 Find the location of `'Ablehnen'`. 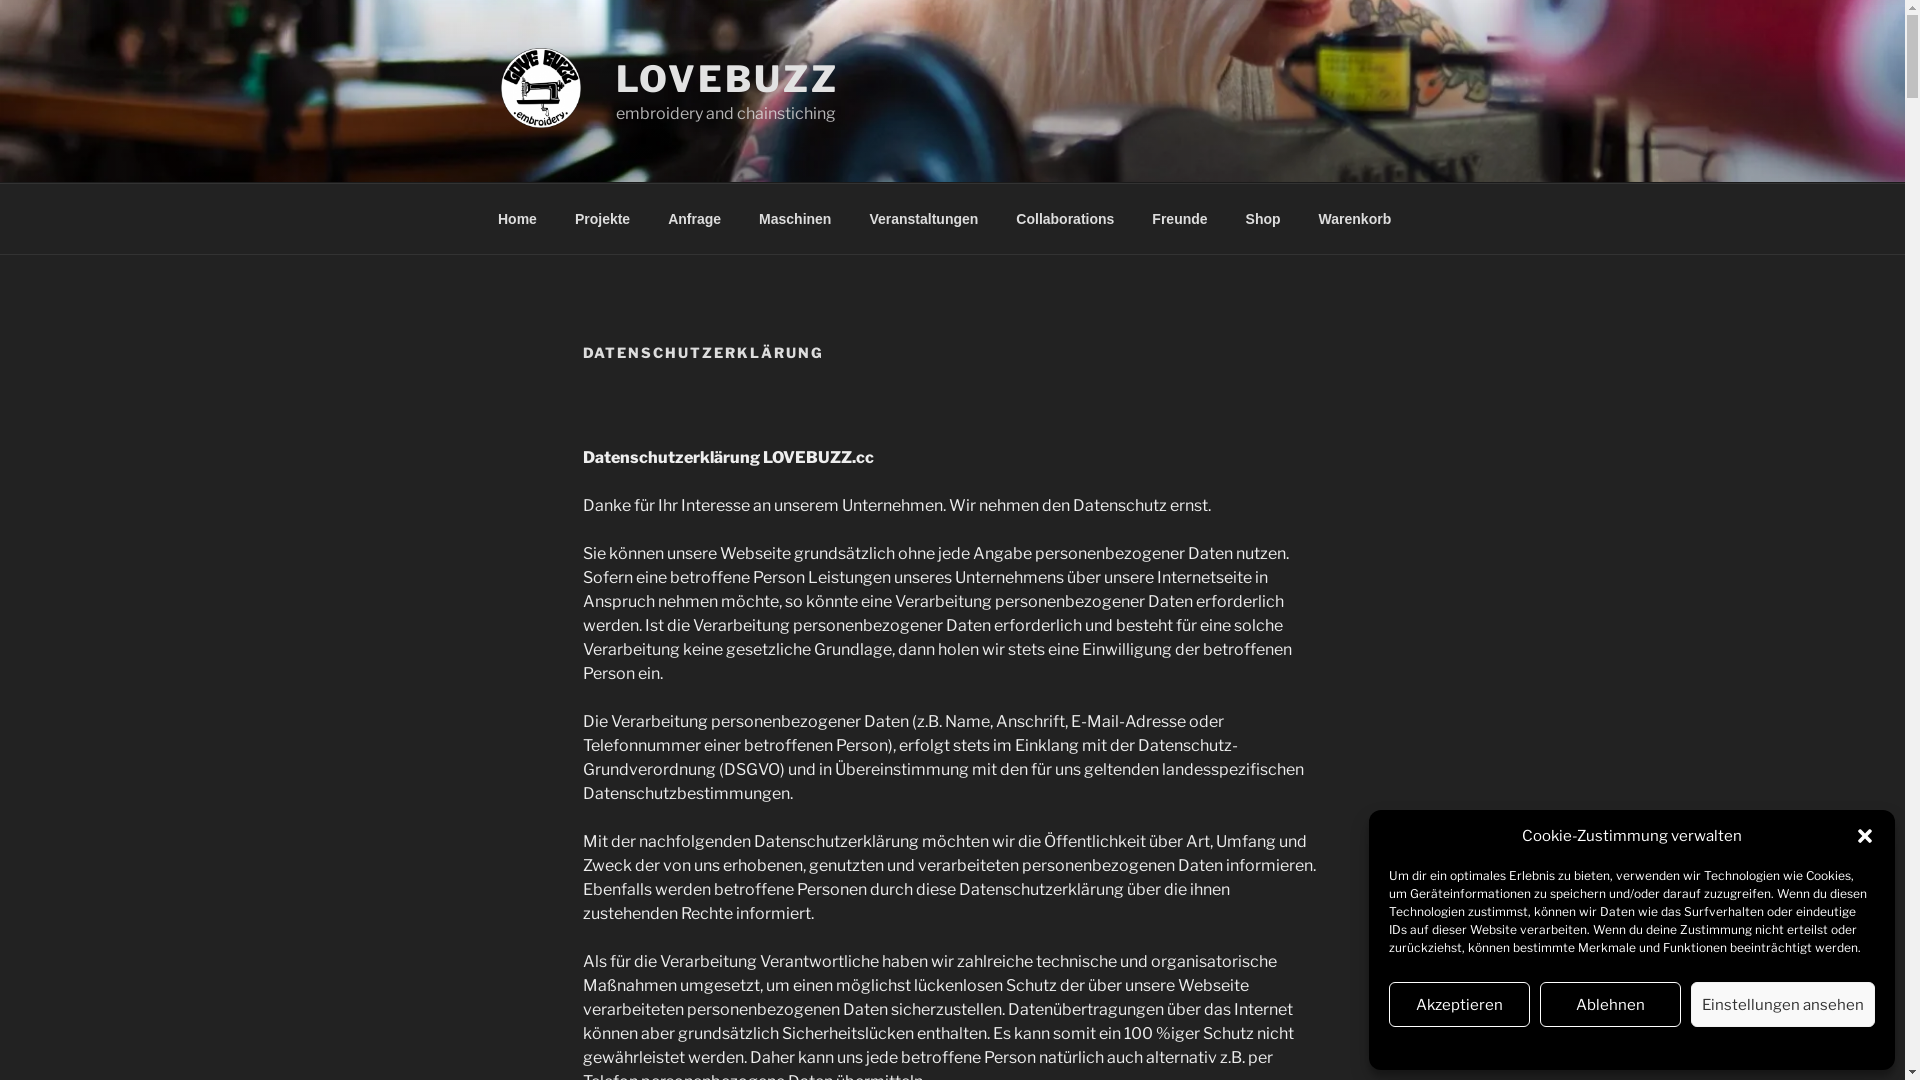

'Ablehnen' is located at coordinates (1610, 1004).